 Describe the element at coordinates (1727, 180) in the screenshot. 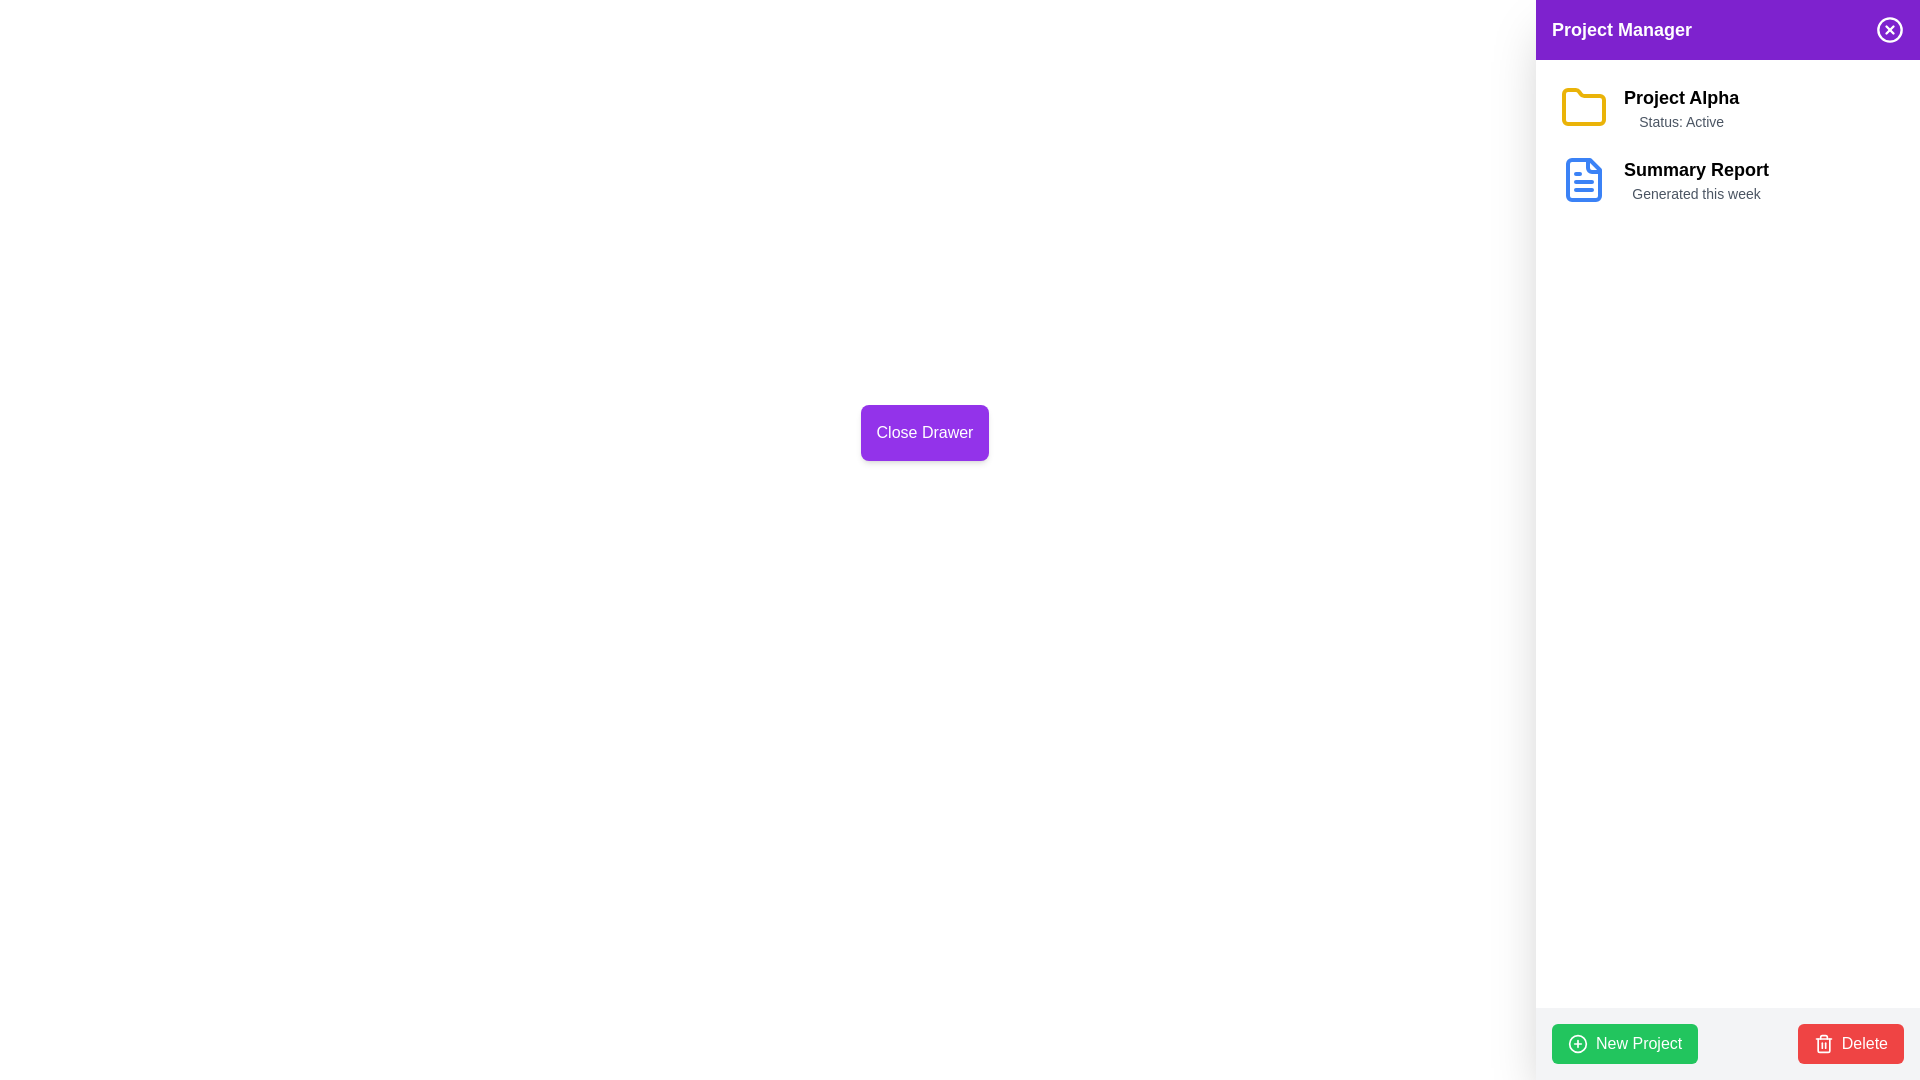

I see `the Informative Panel displaying the 'Summary Report' title and document icon in the sidebar, located below the 'Project Alpha' section` at that location.